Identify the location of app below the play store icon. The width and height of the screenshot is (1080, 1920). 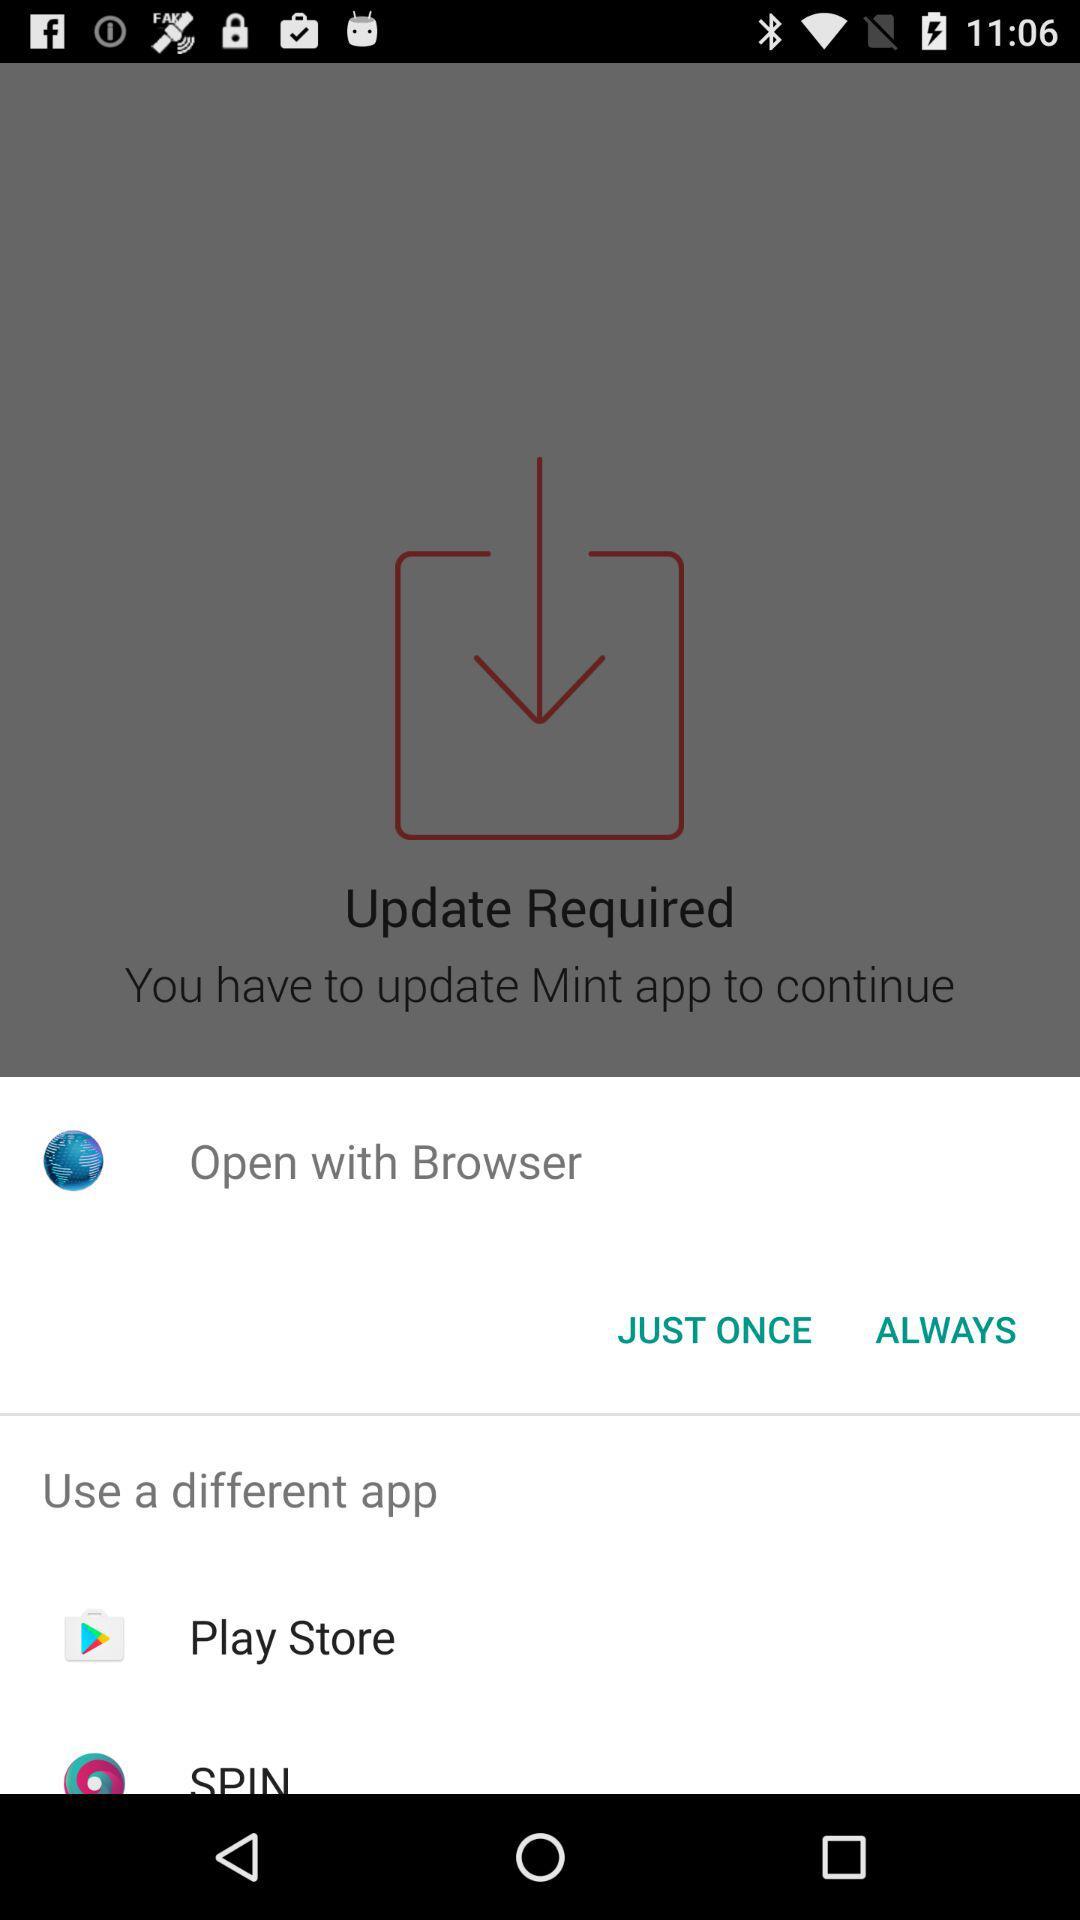
(239, 1772).